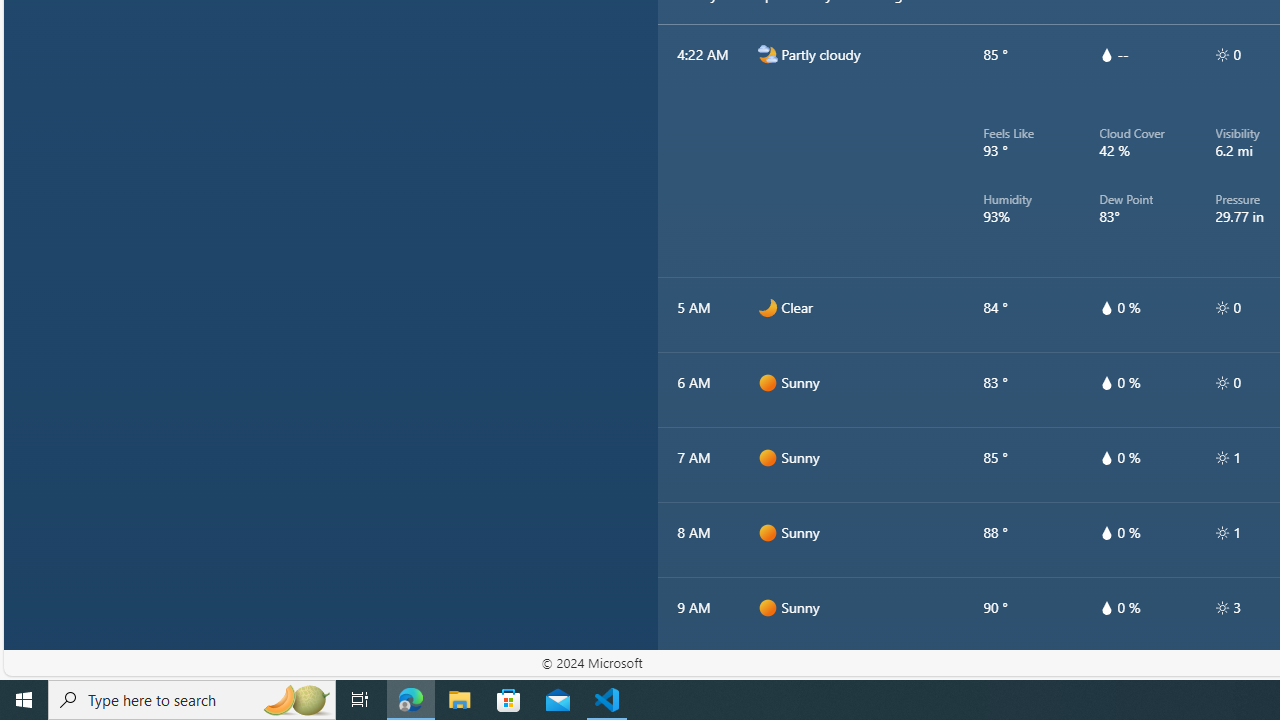 This screenshot has width=1280, height=720. What do you see at coordinates (1221, 607) in the screenshot?
I see `'hourlyTable/uv'` at bounding box center [1221, 607].